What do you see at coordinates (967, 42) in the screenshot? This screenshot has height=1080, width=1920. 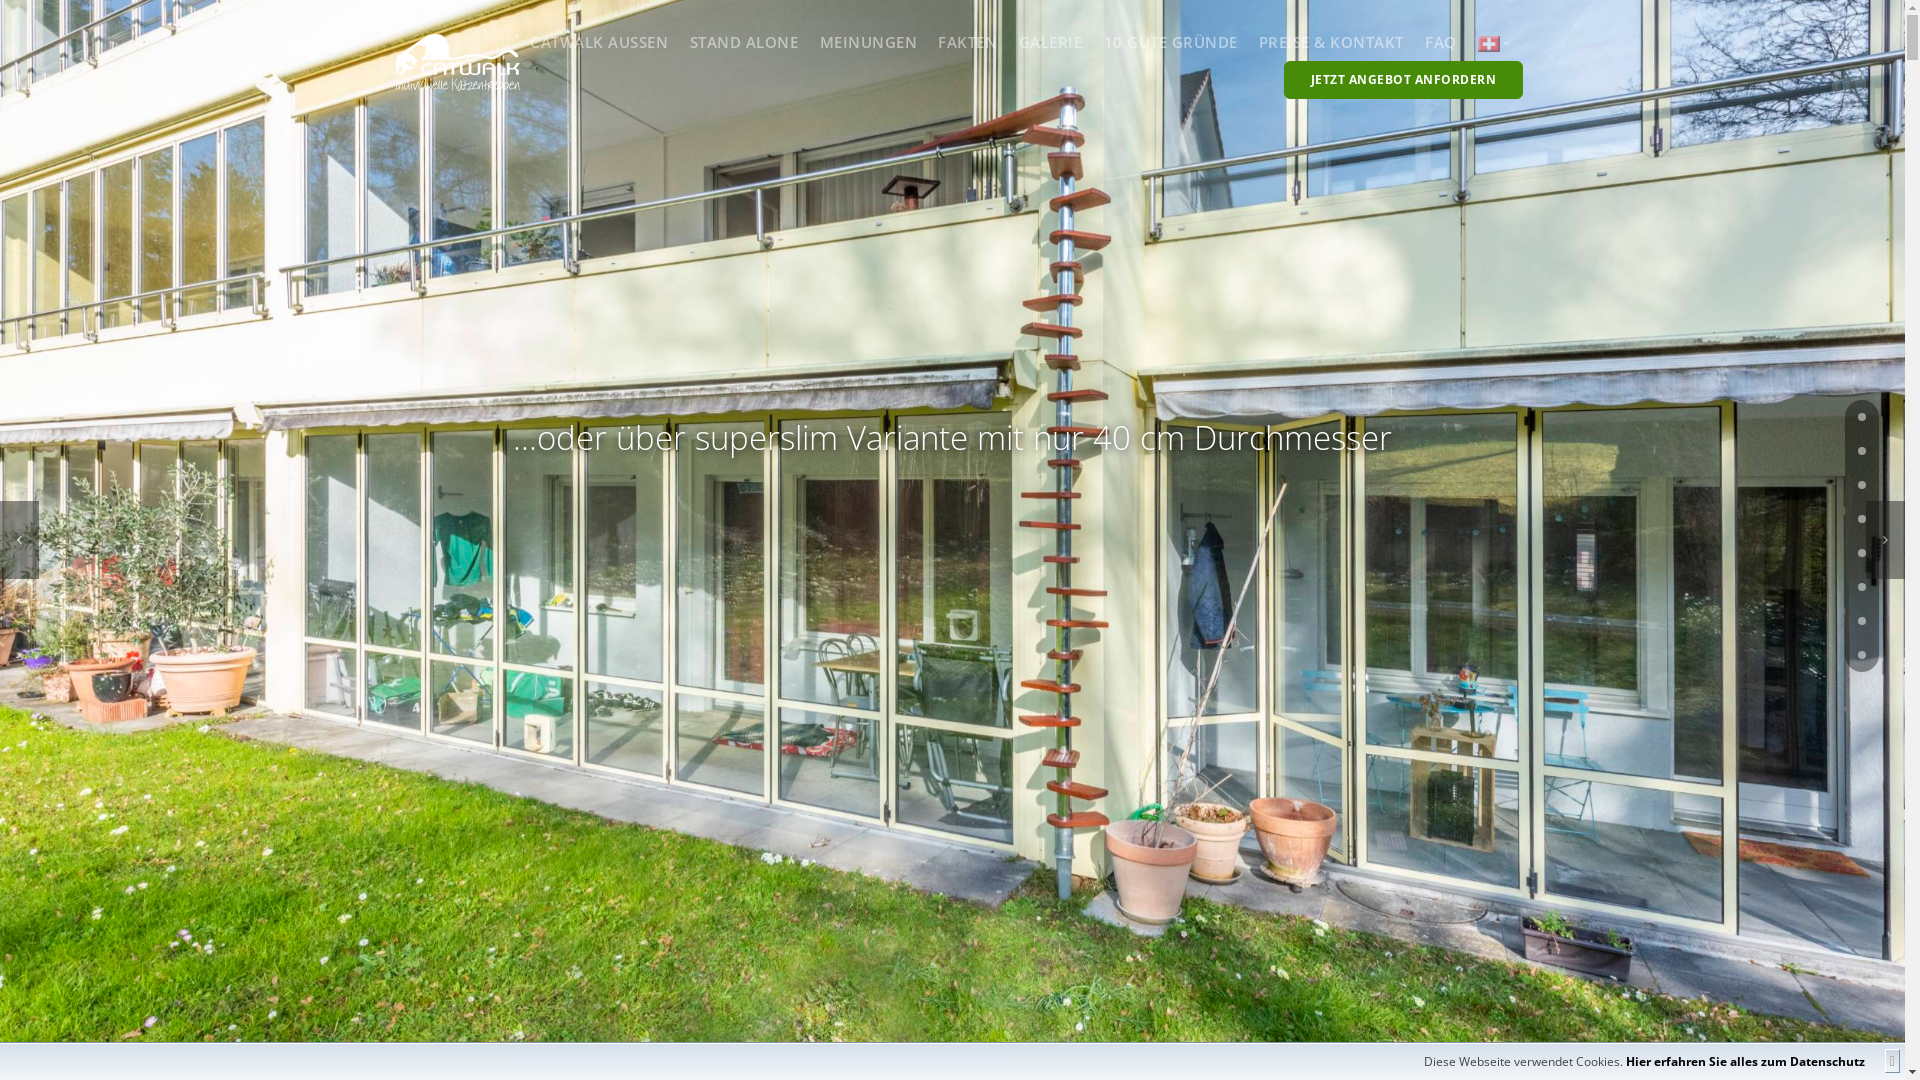 I see `'FAKTEN'` at bounding box center [967, 42].